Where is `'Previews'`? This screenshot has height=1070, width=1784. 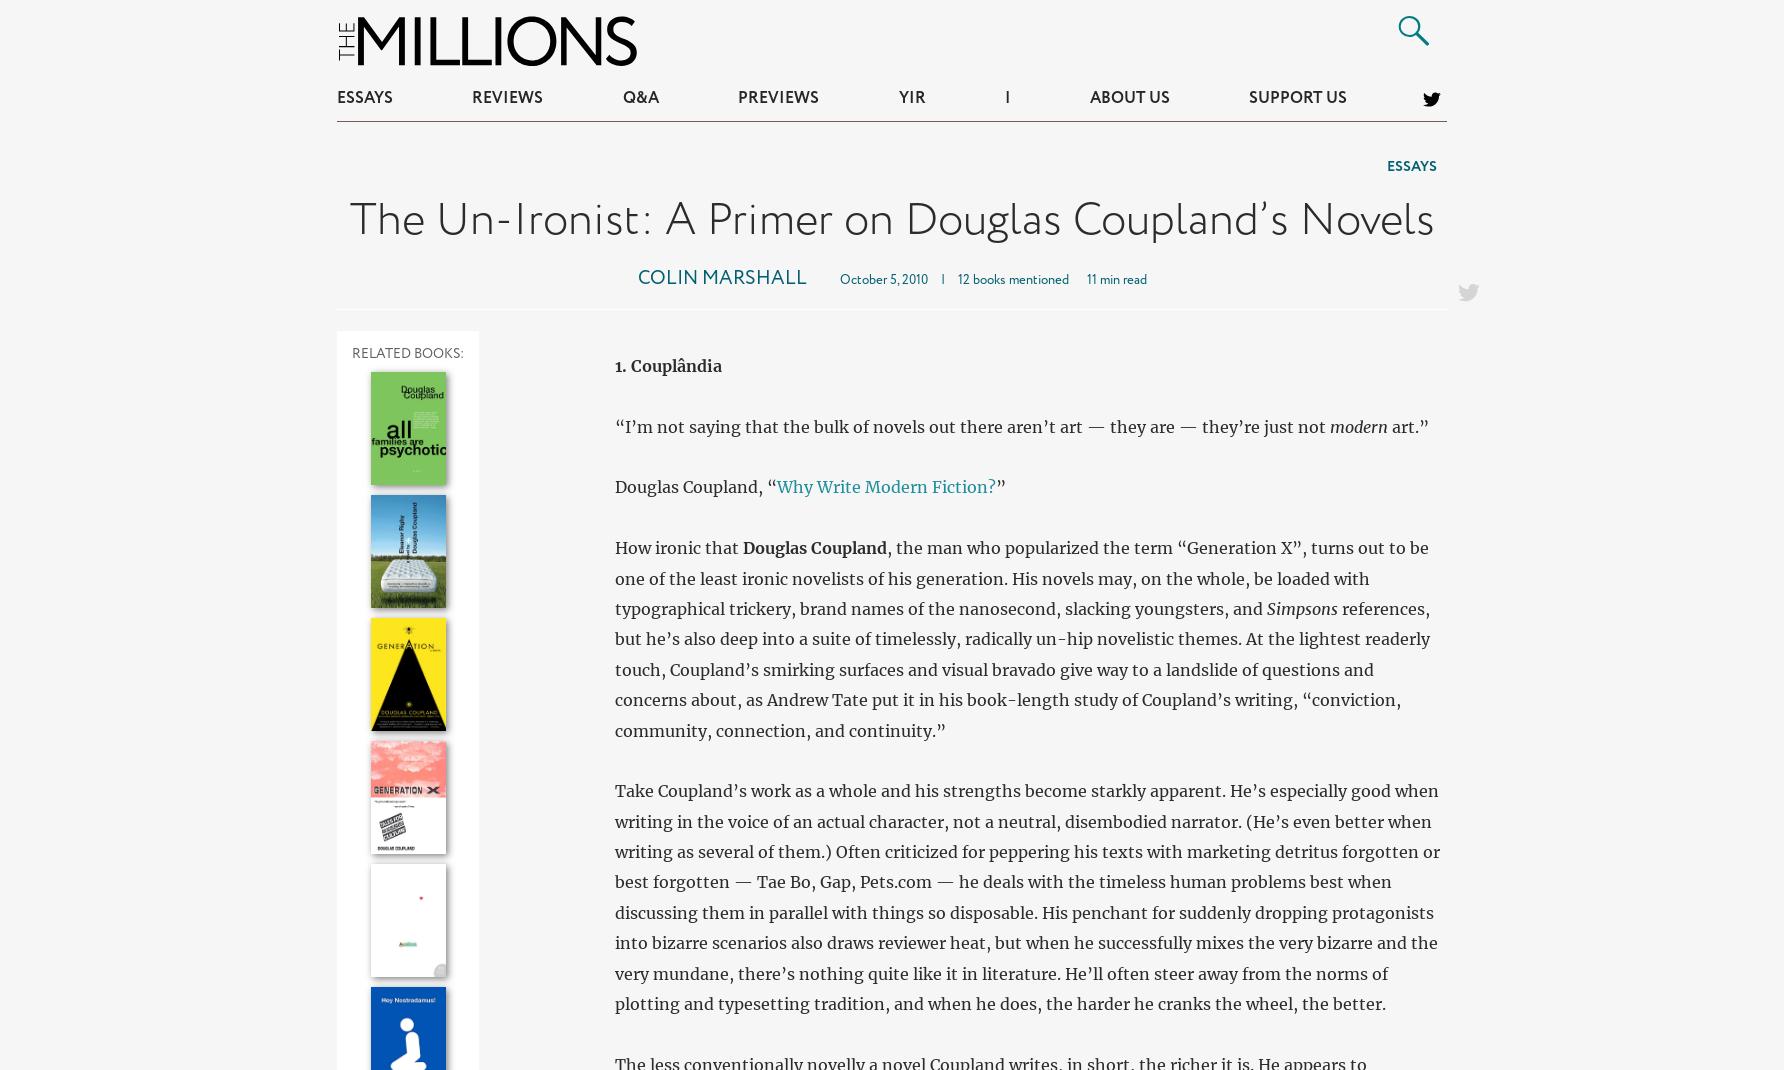 'Previews' is located at coordinates (778, 98).